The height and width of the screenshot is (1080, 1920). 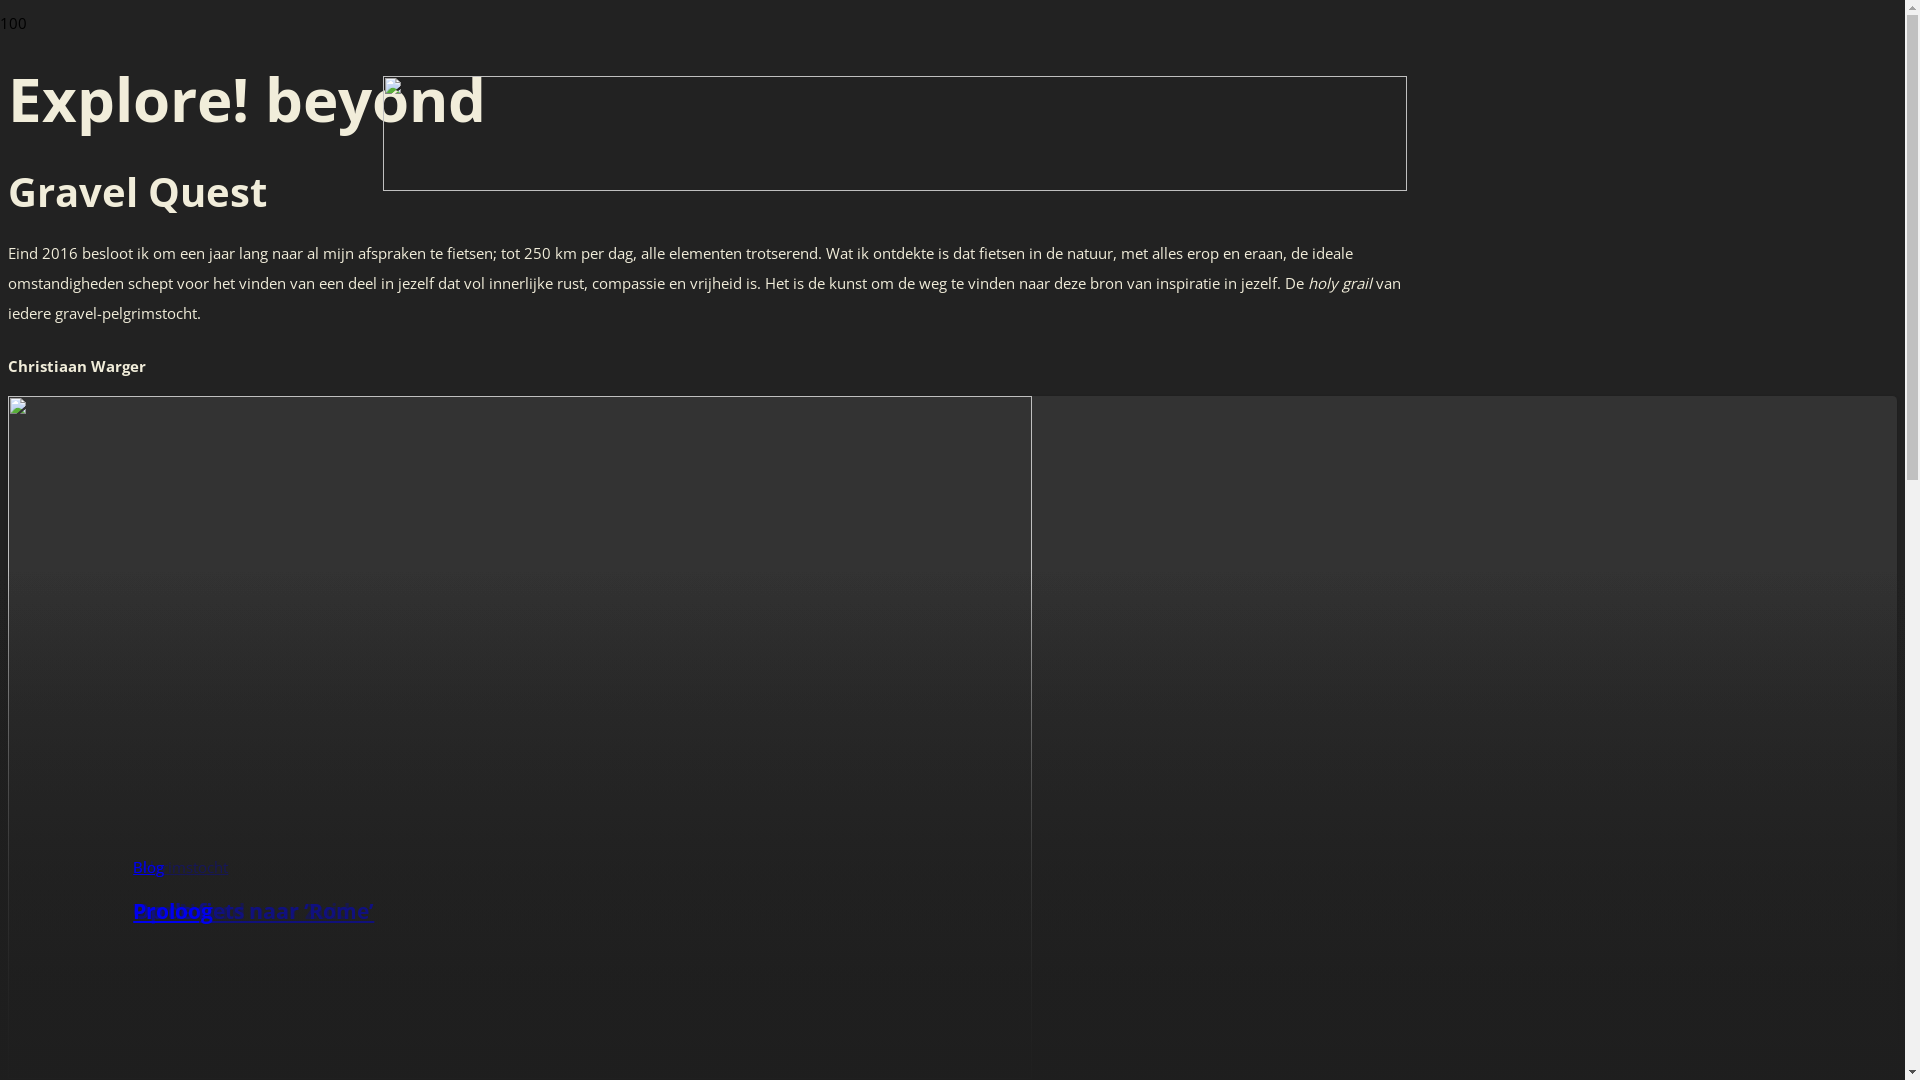 I want to click on 'Van Noord naar Zuid', so click(x=240, y=910).